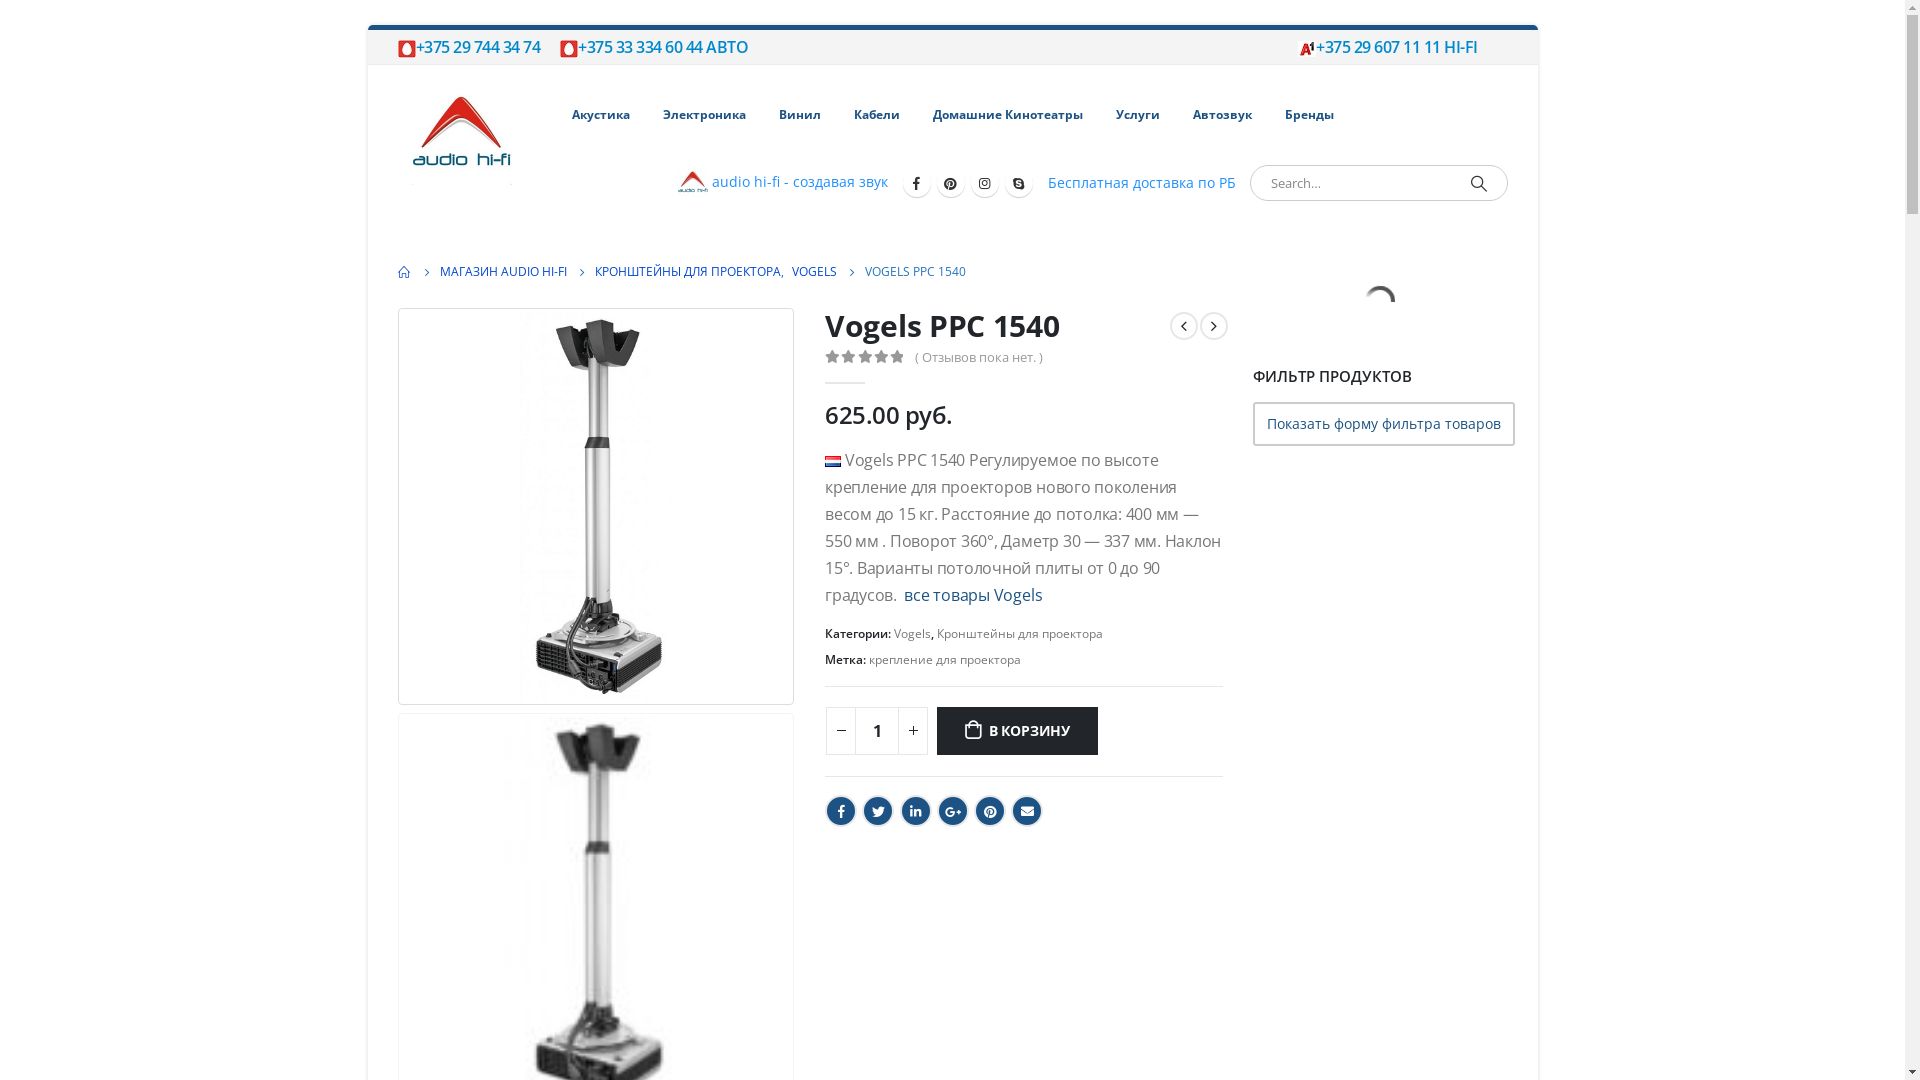 This screenshot has height=1080, width=1920. What do you see at coordinates (814, 272) in the screenshot?
I see `'VOGELS'` at bounding box center [814, 272].